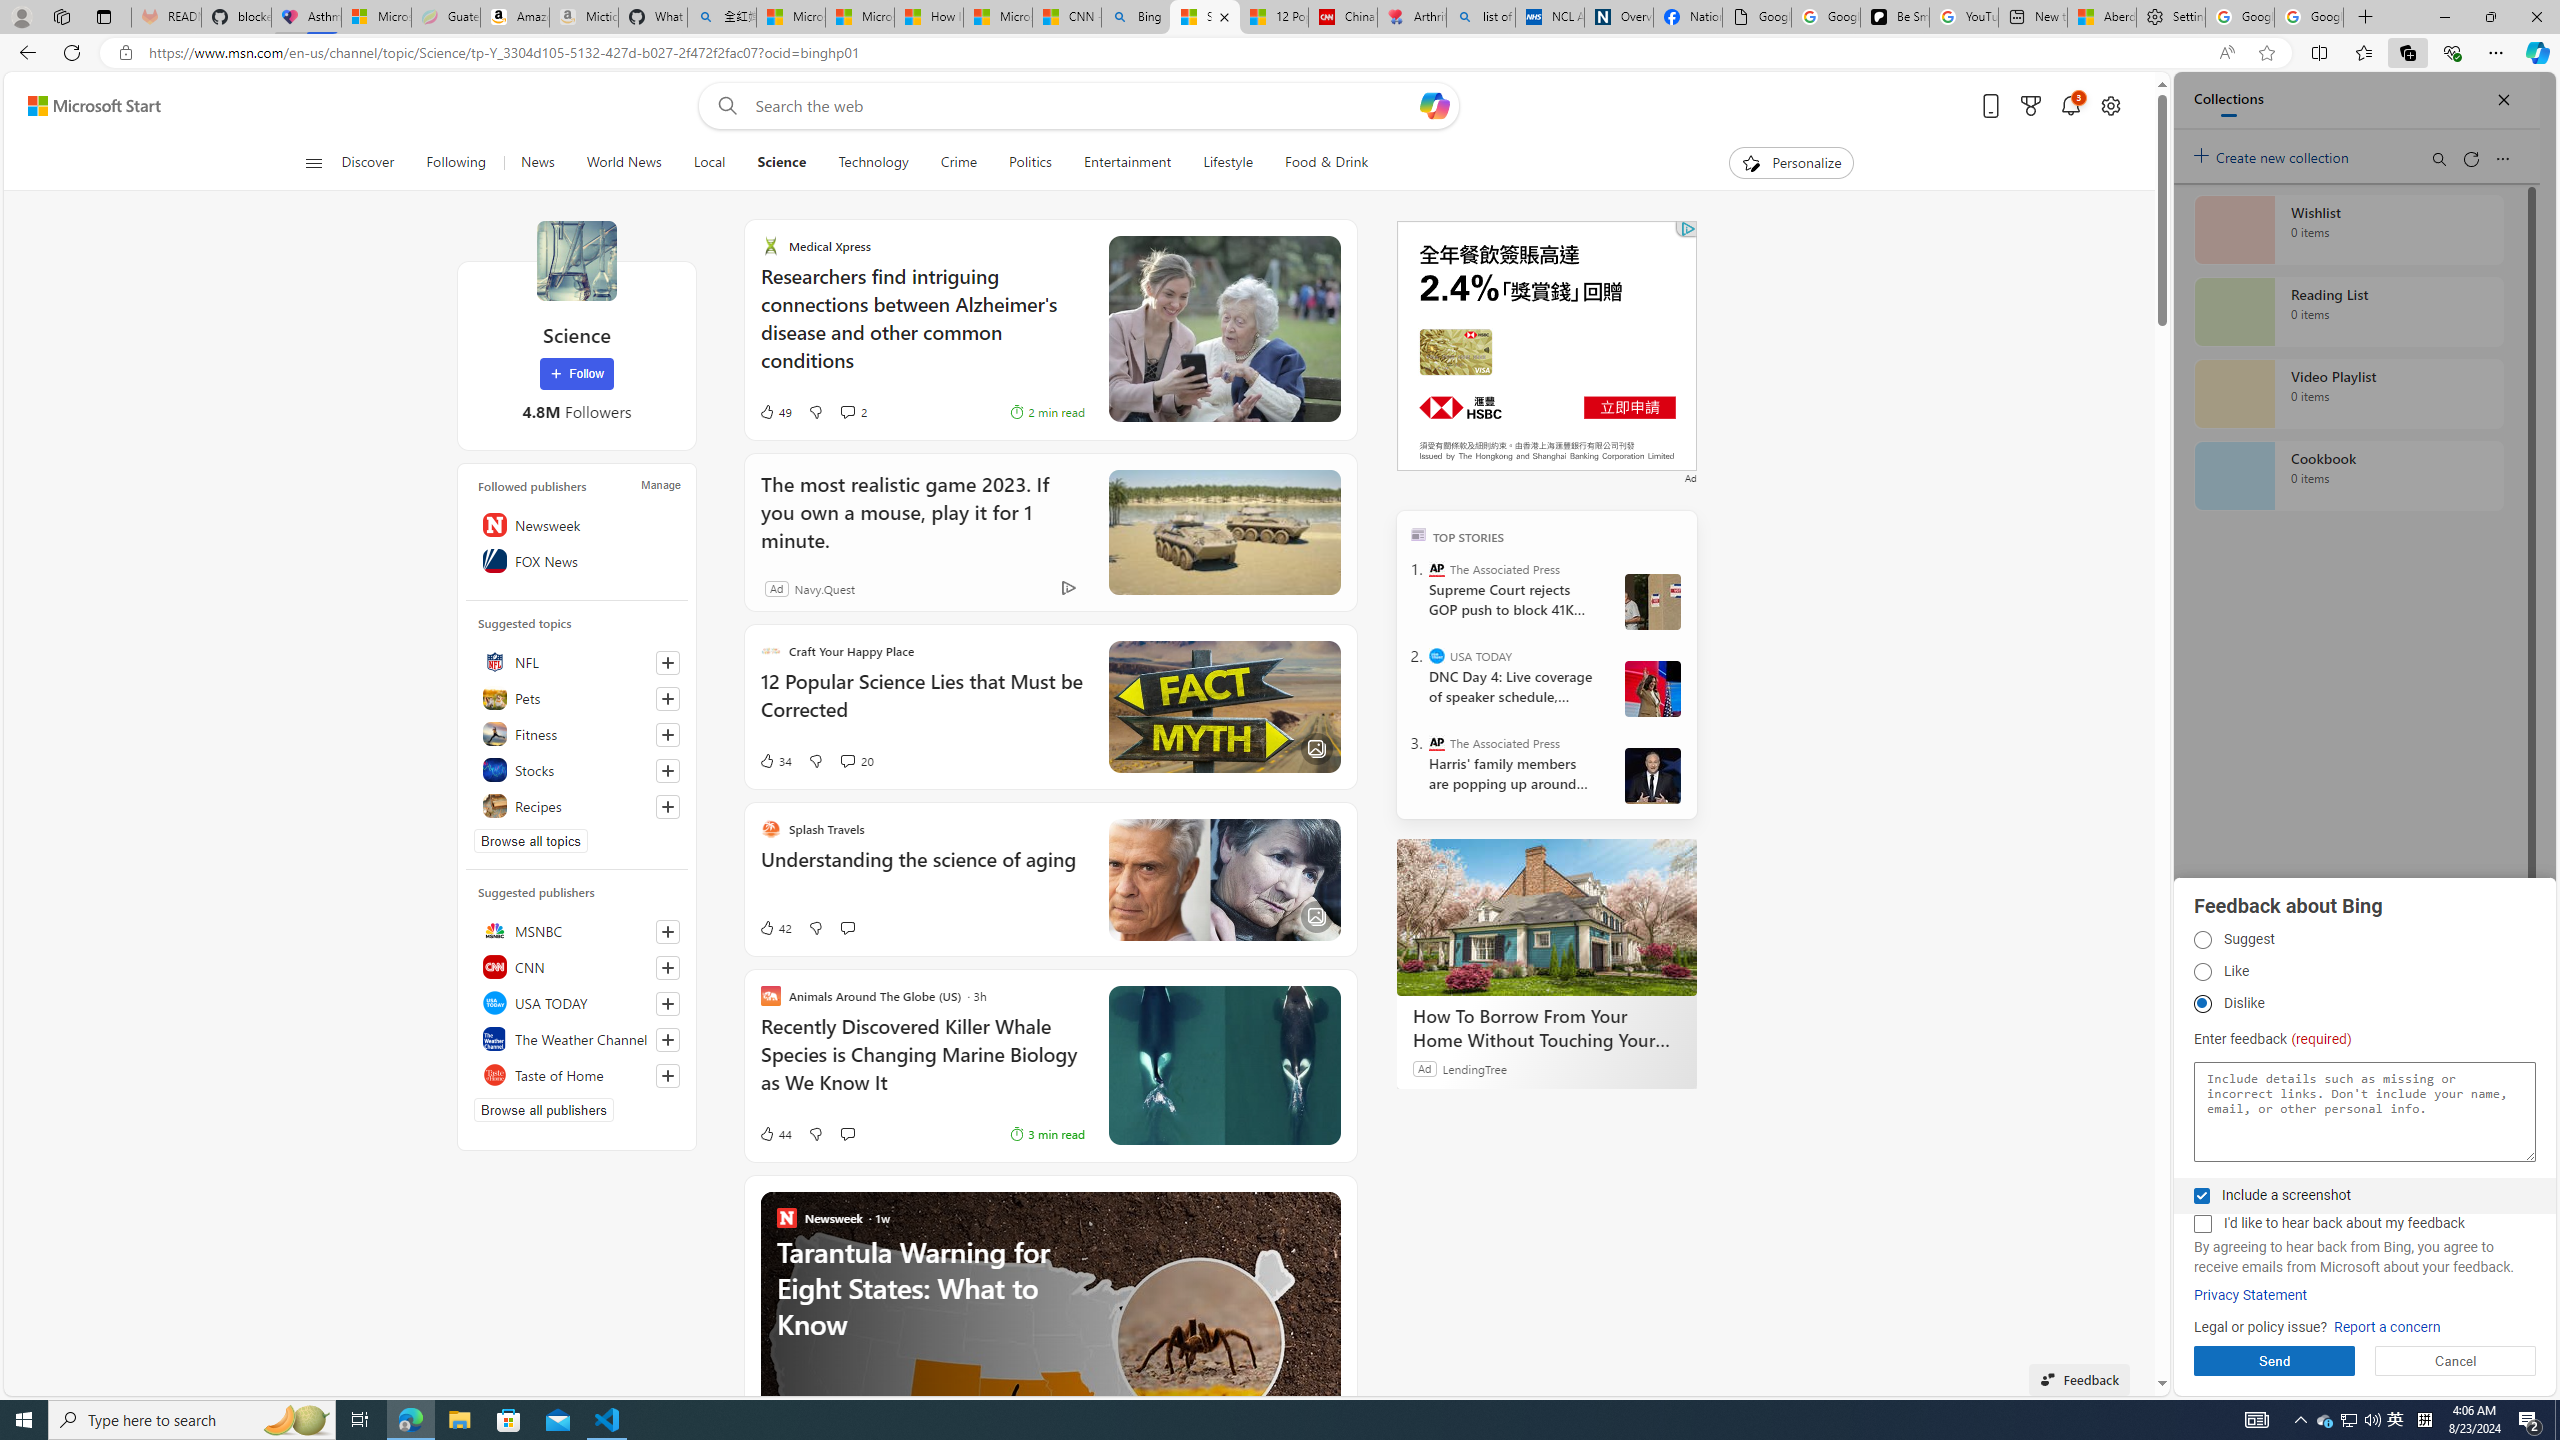 This screenshot has width=2560, height=1440. What do you see at coordinates (2388, 1326) in the screenshot?
I see `'Report a concern'` at bounding box center [2388, 1326].